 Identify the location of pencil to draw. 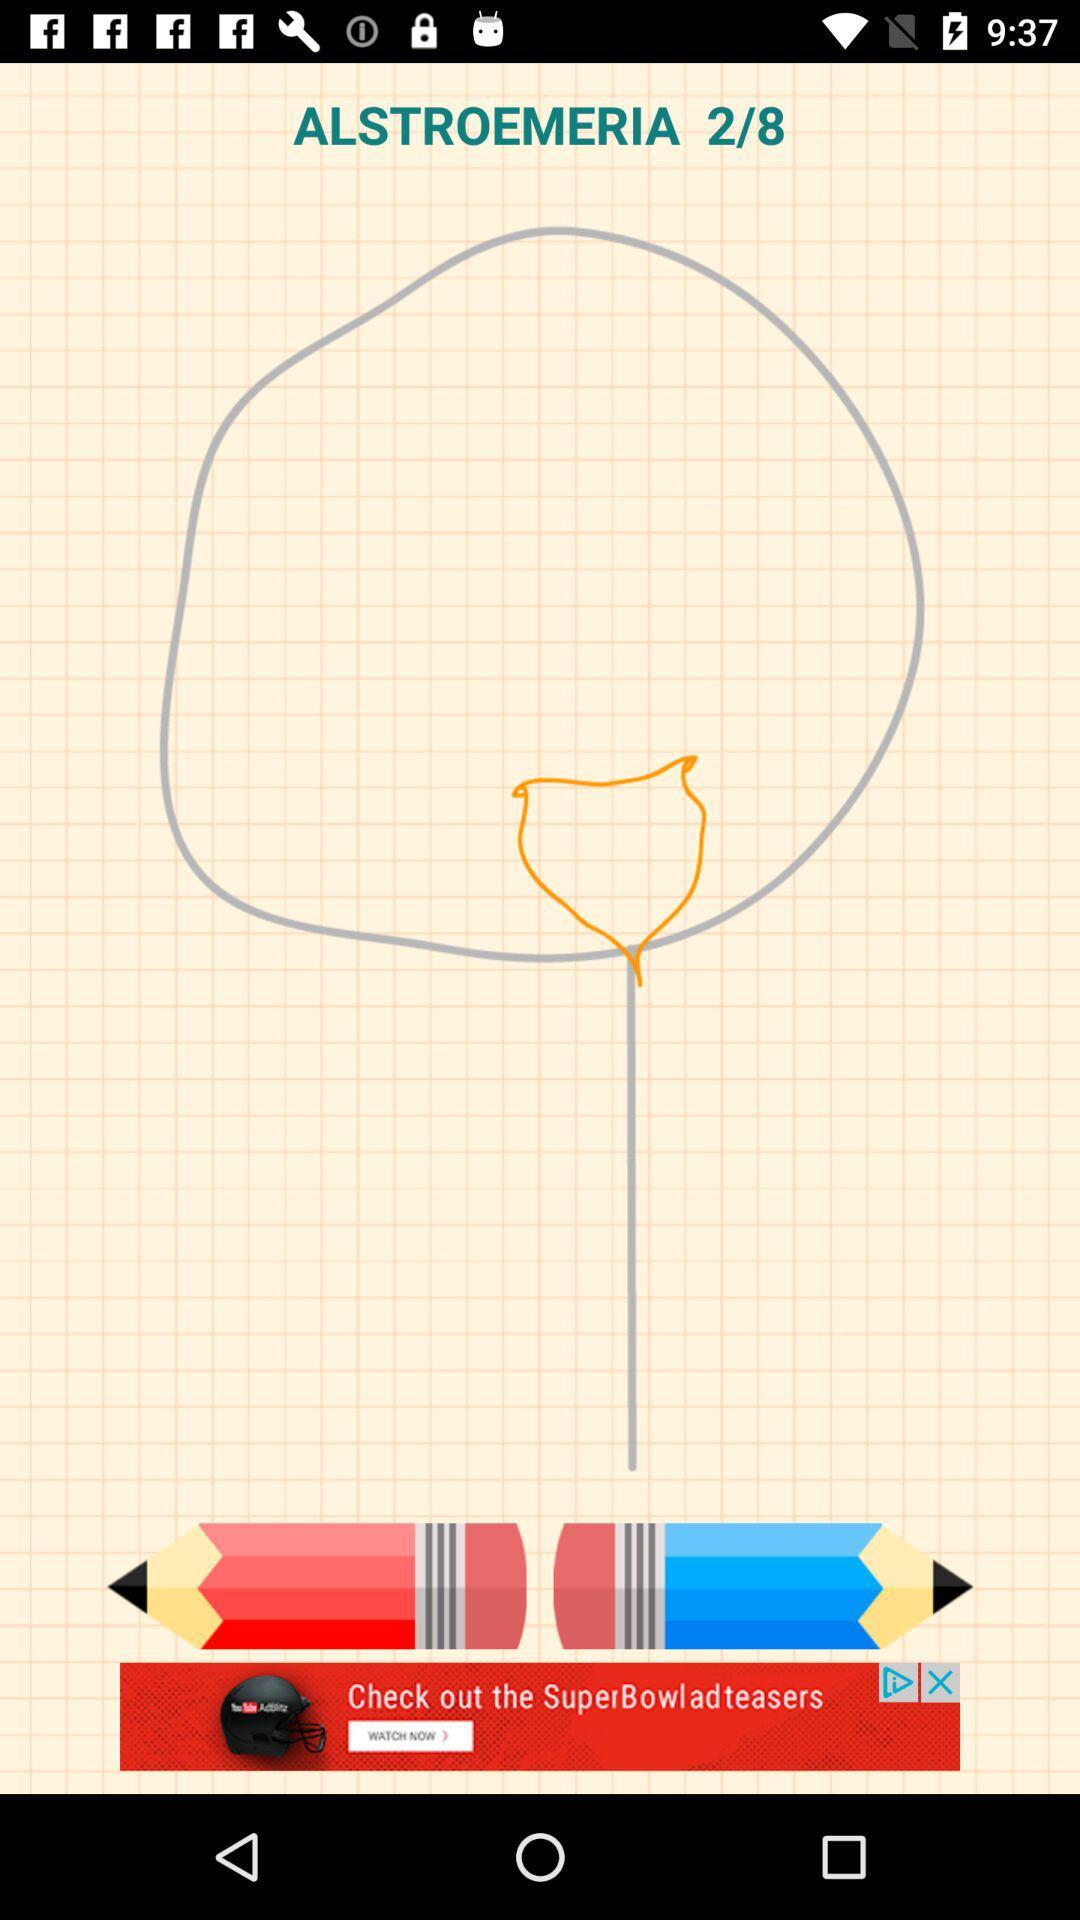
(763, 1585).